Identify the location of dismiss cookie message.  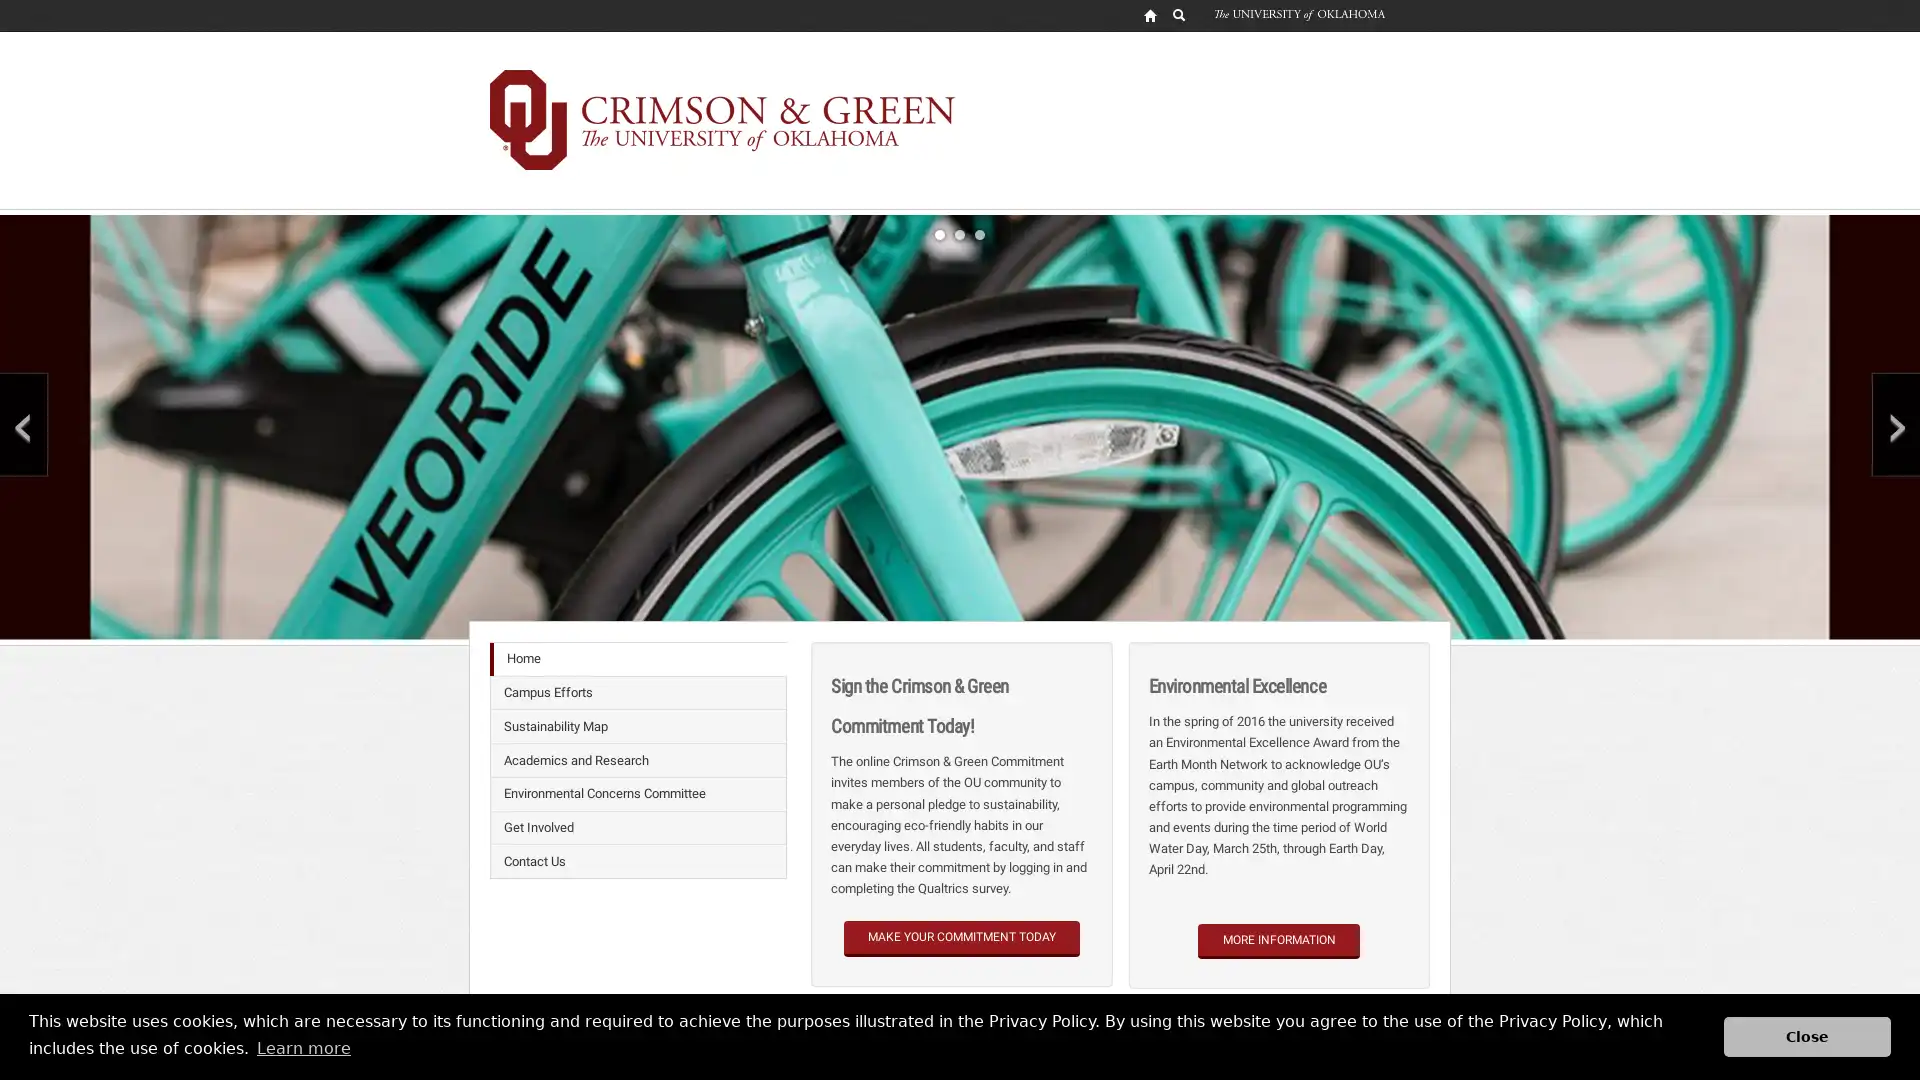
(1807, 1035).